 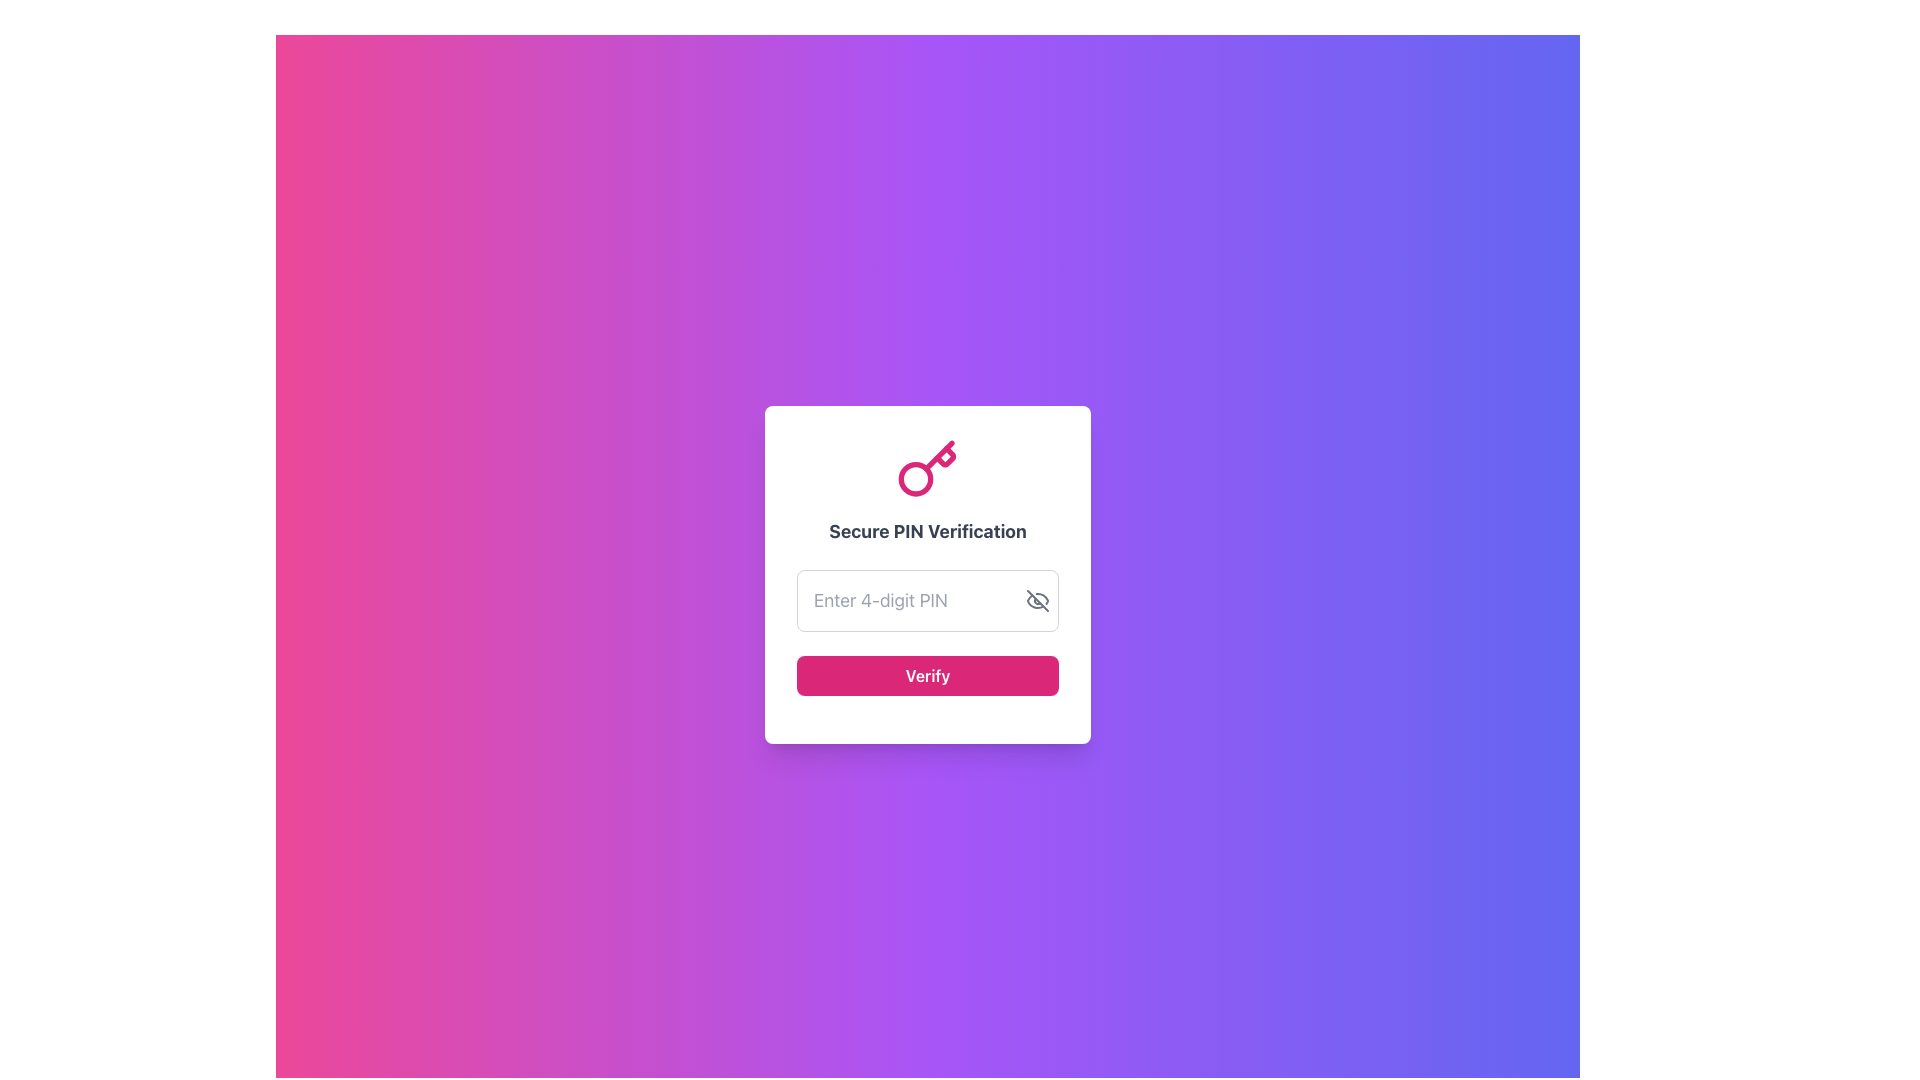 I want to click on the eye icon toggle to change the visibility state of the PIN input field, so click(x=1037, y=600).